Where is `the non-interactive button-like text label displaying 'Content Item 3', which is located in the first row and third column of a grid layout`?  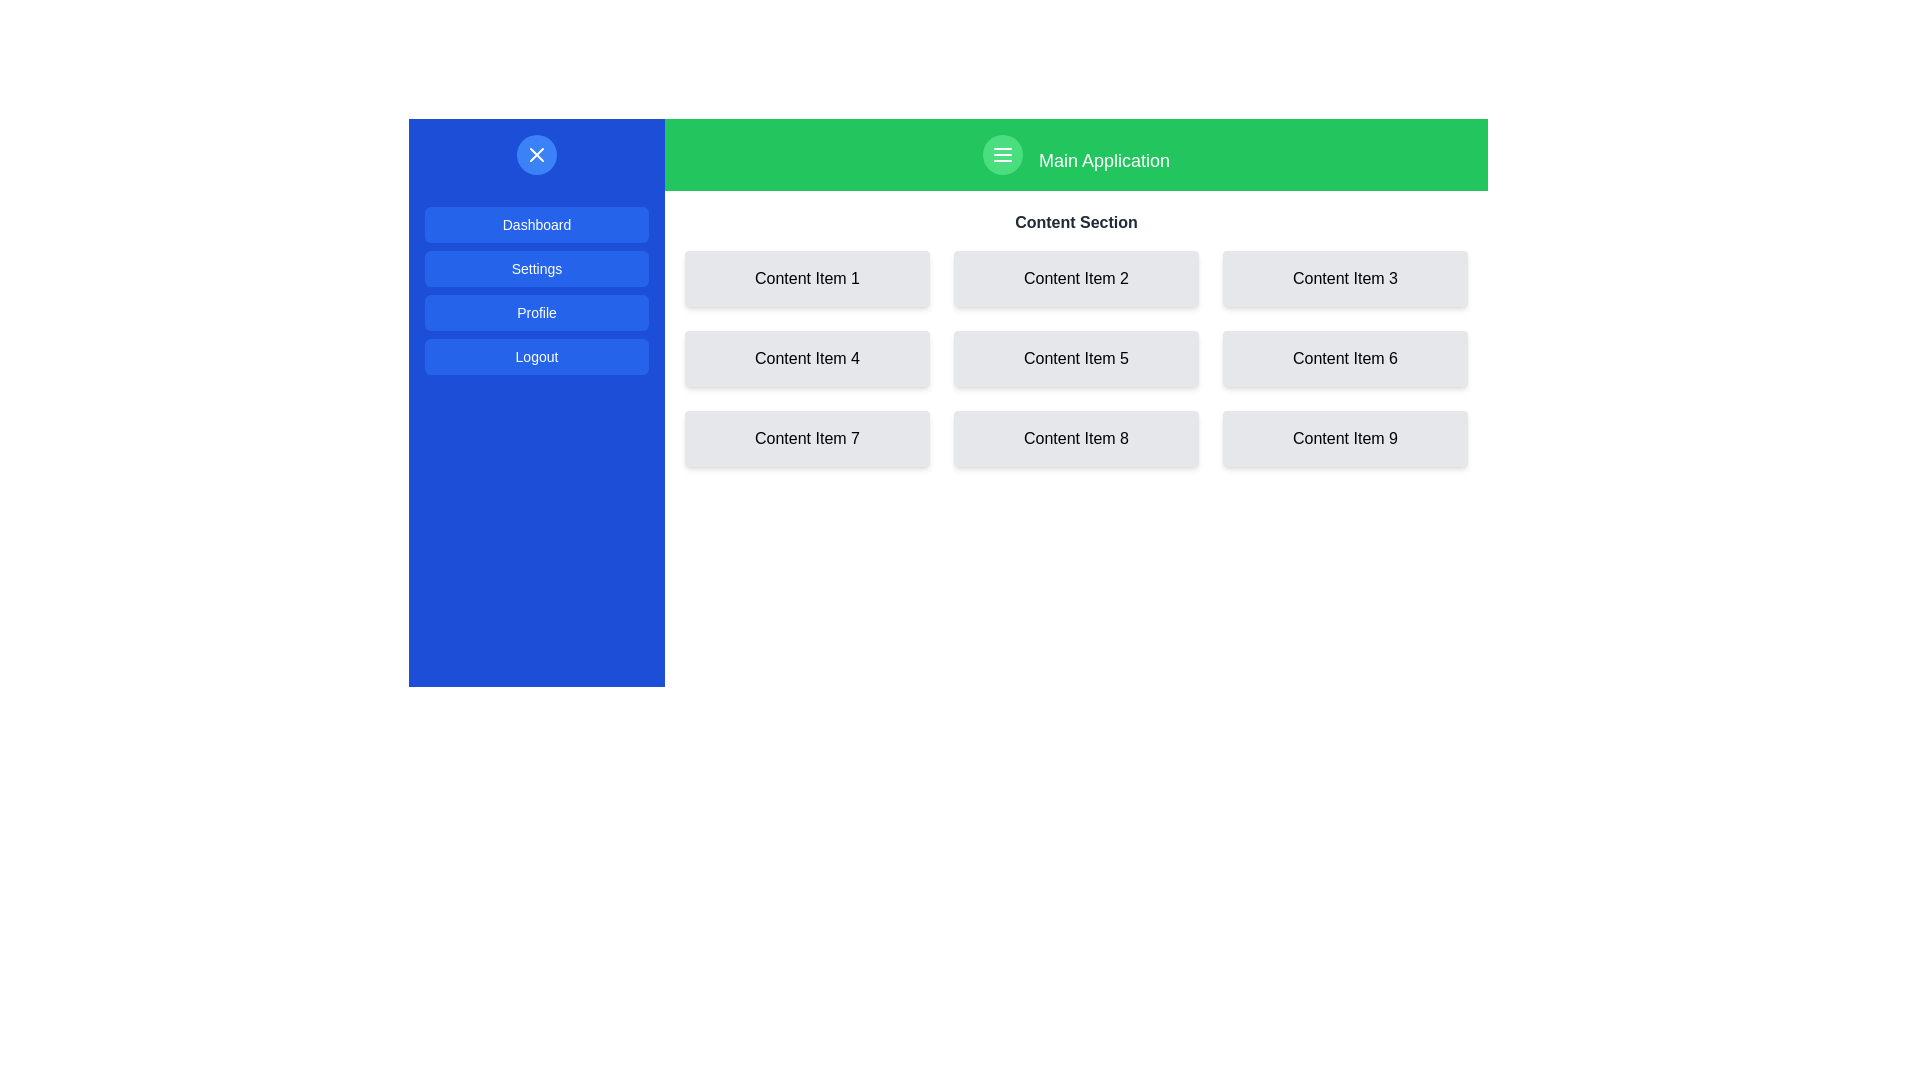
the non-interactive button-like text label displaying 'Content Item 3', which is located in the first row and third column of a grid layout is located at coordinates (1345, 278).